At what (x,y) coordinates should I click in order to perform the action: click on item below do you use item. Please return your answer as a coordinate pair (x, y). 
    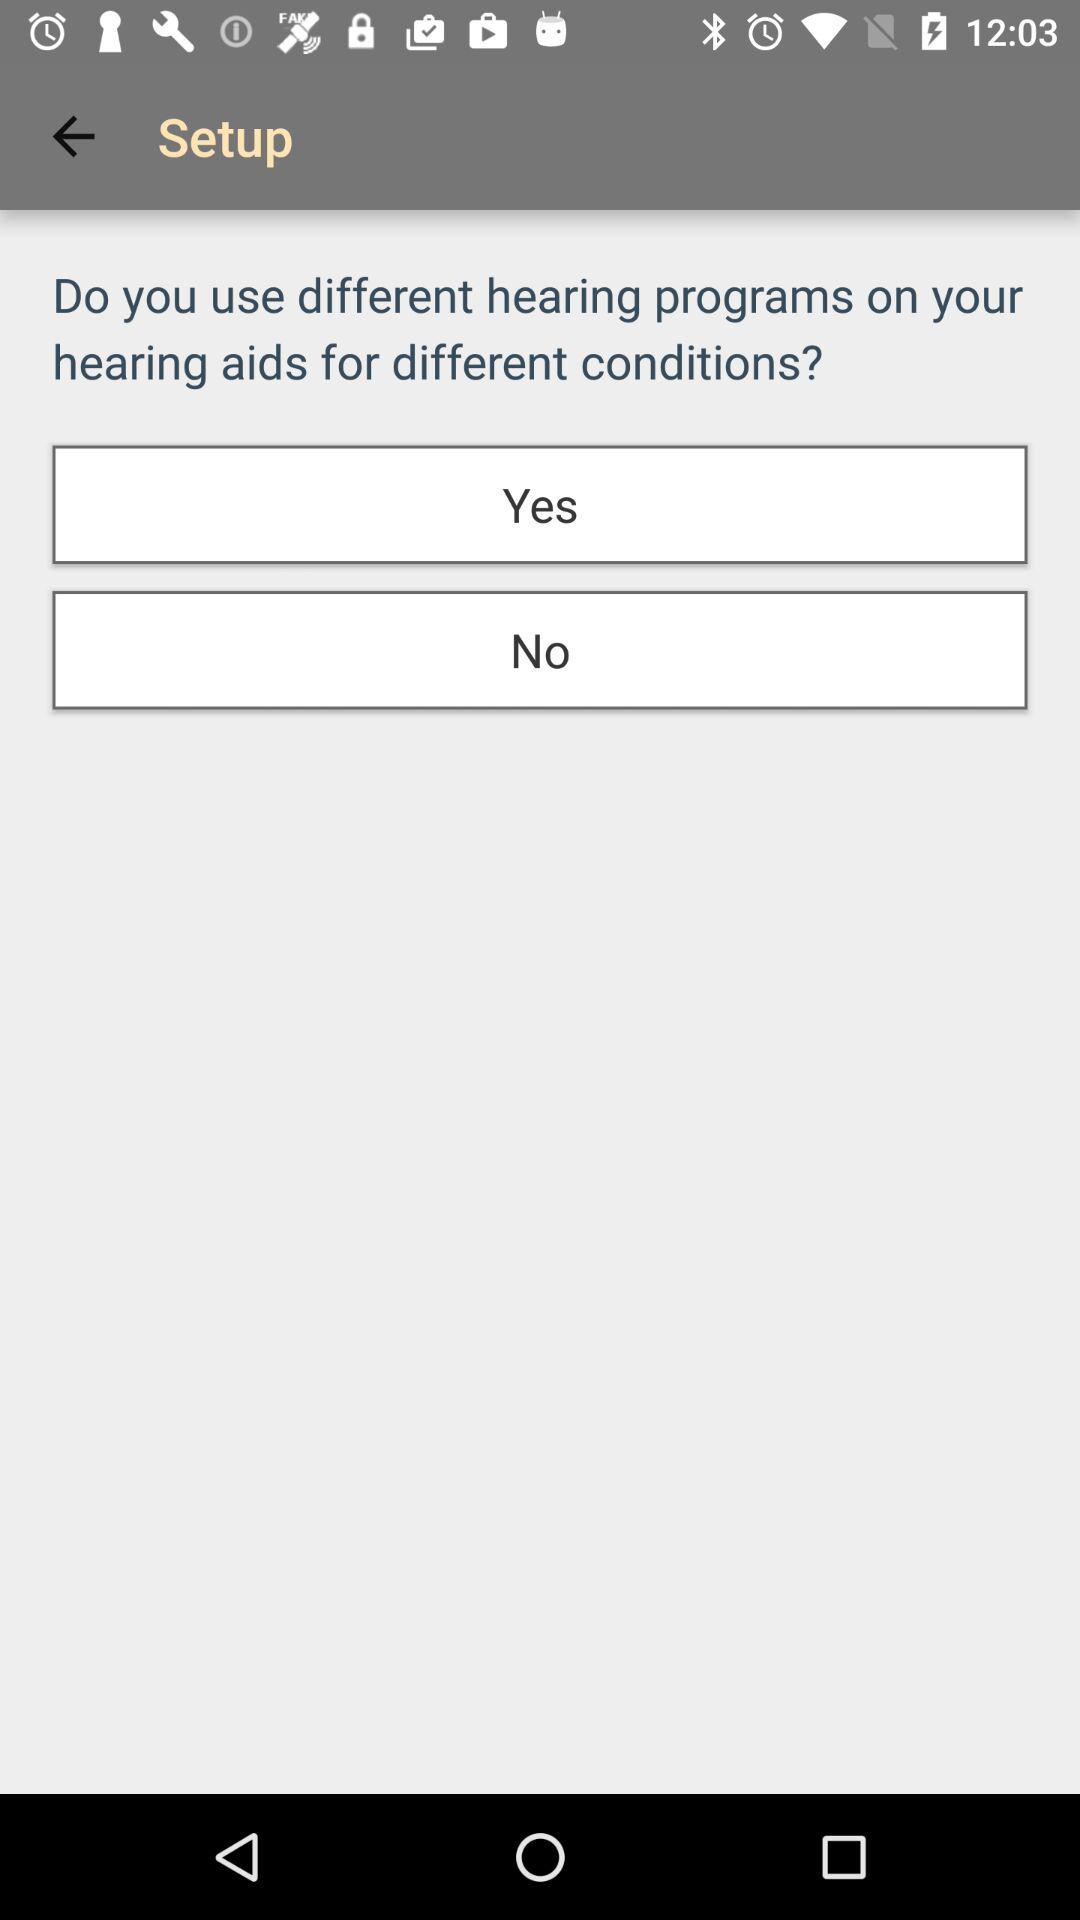
    Looking at the image, I should click on (540, 504).